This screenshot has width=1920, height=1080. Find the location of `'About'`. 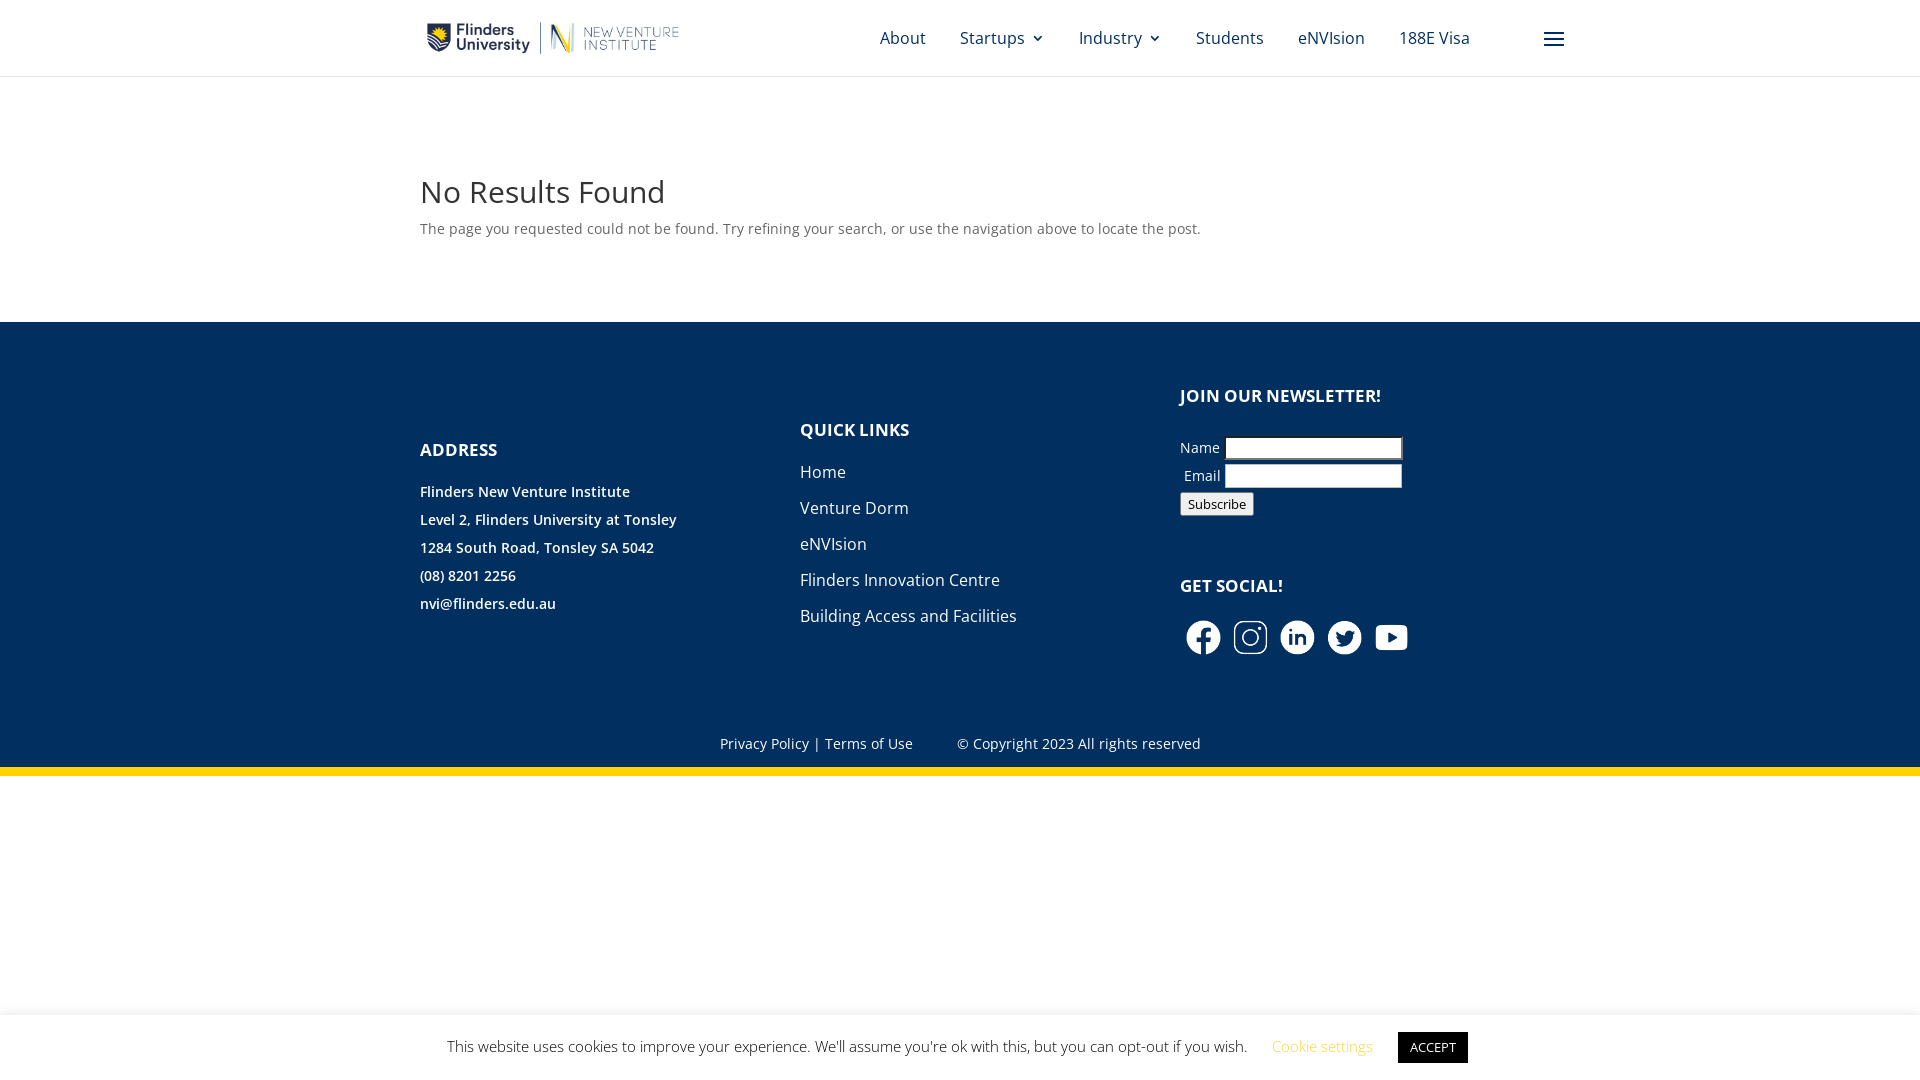

'About' is located at coordinates (901, 38).